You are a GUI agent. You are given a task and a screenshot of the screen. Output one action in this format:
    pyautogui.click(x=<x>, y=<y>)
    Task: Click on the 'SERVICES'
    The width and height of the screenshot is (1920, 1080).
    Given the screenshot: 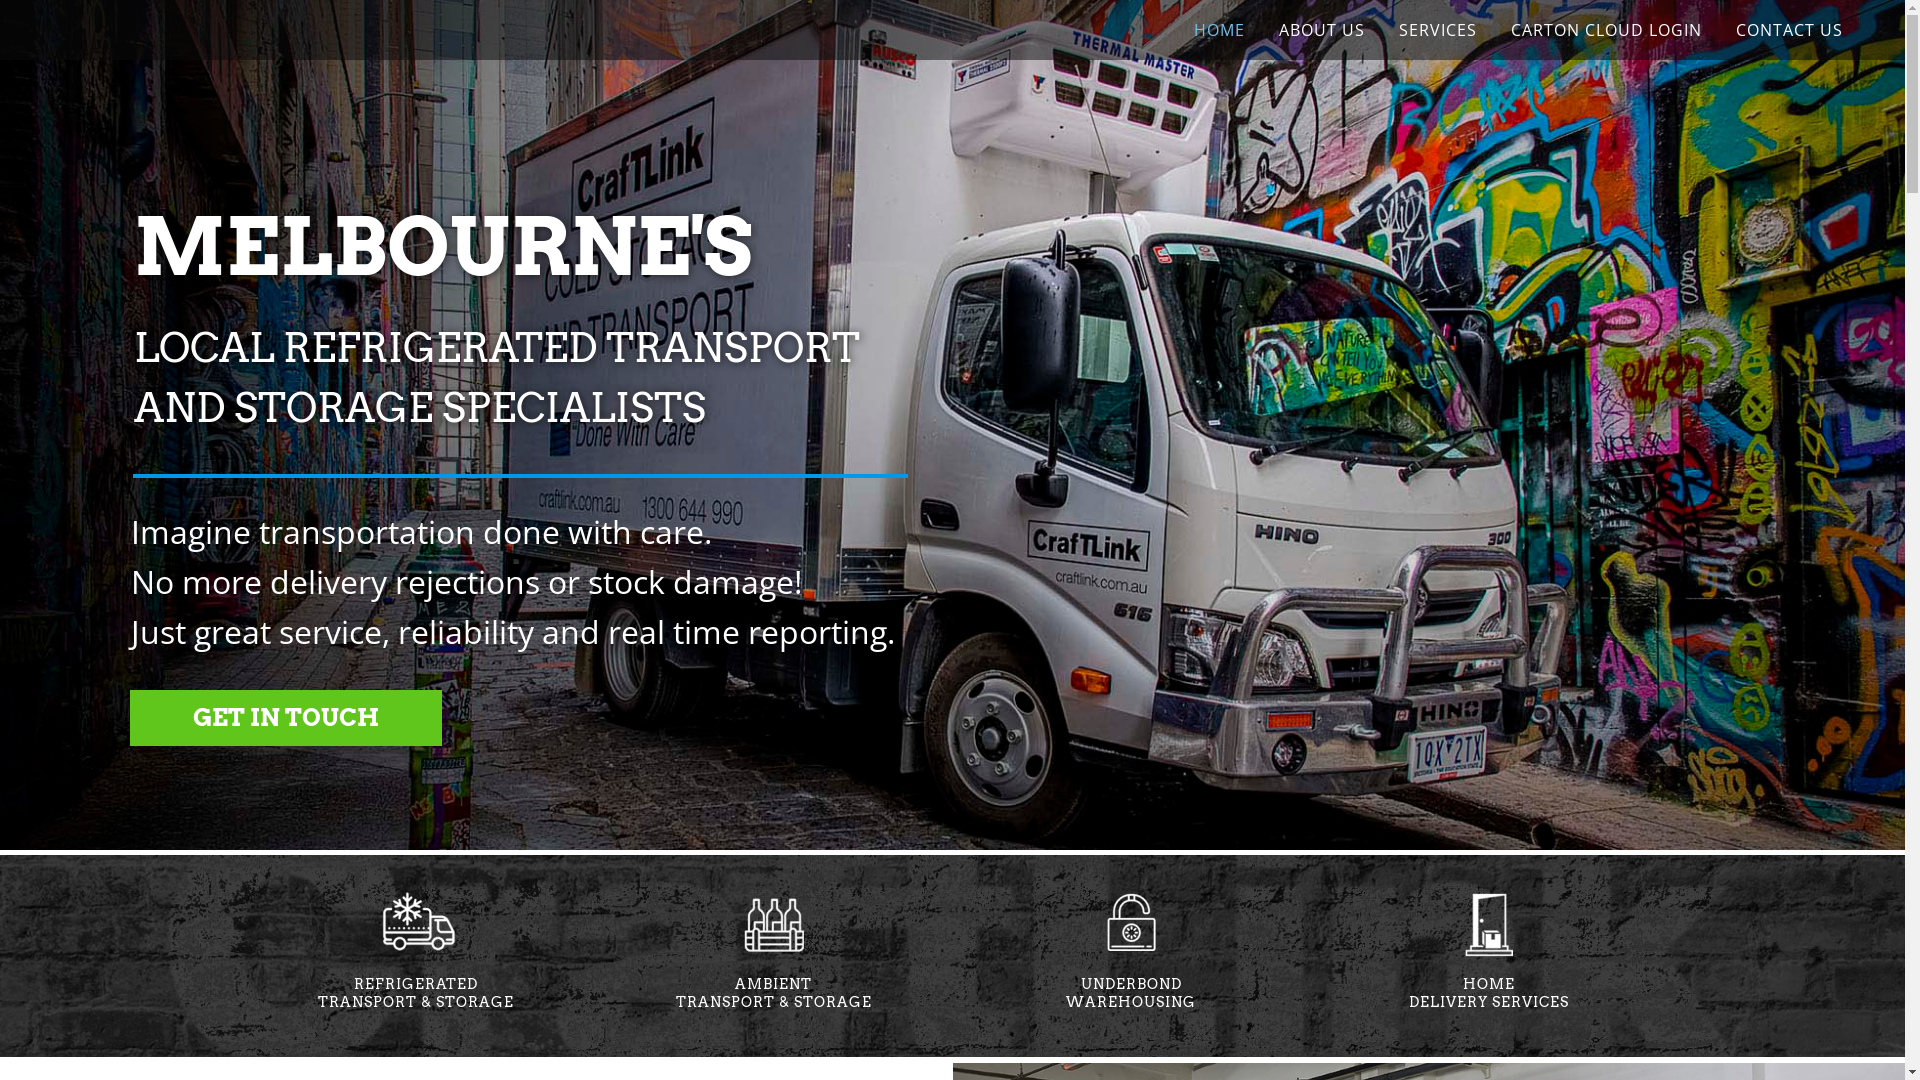 What is the action you would take?
    pyautogui.click(x=1437, y=30)
    